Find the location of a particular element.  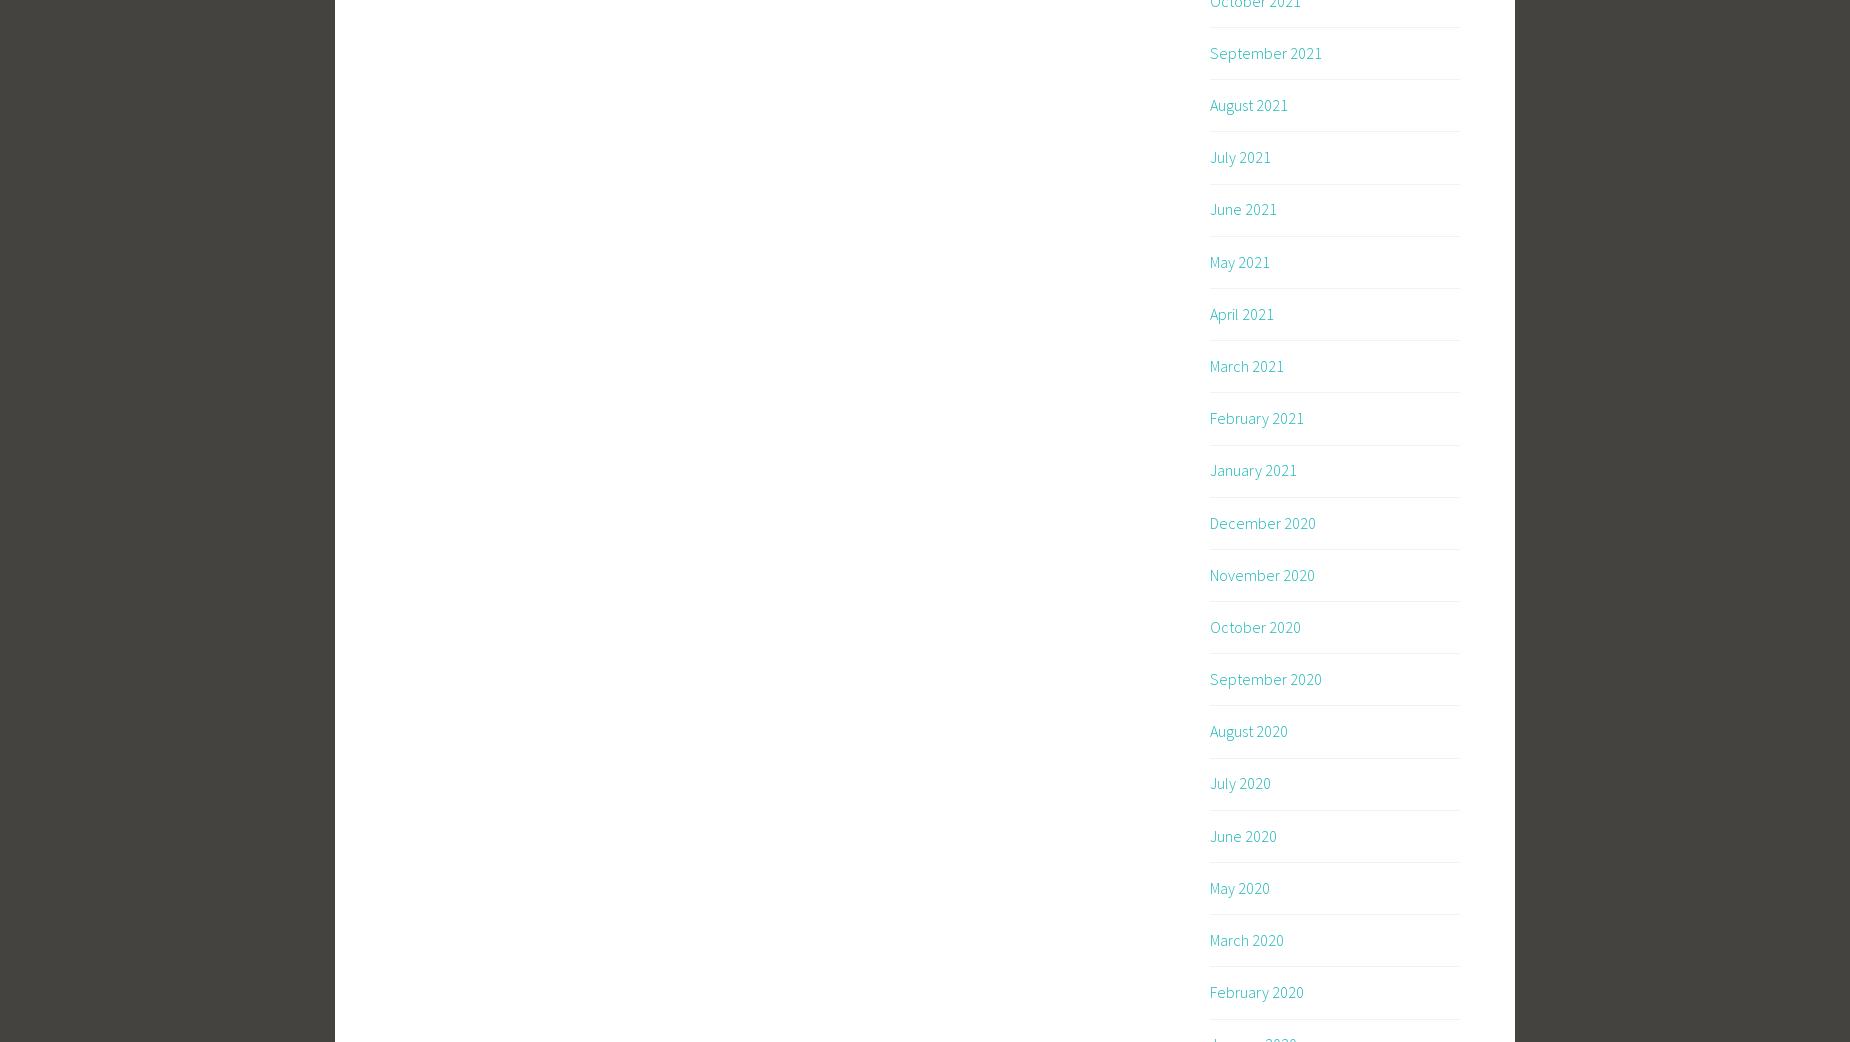

'October 2020' is located at coordinates (1254, 626).